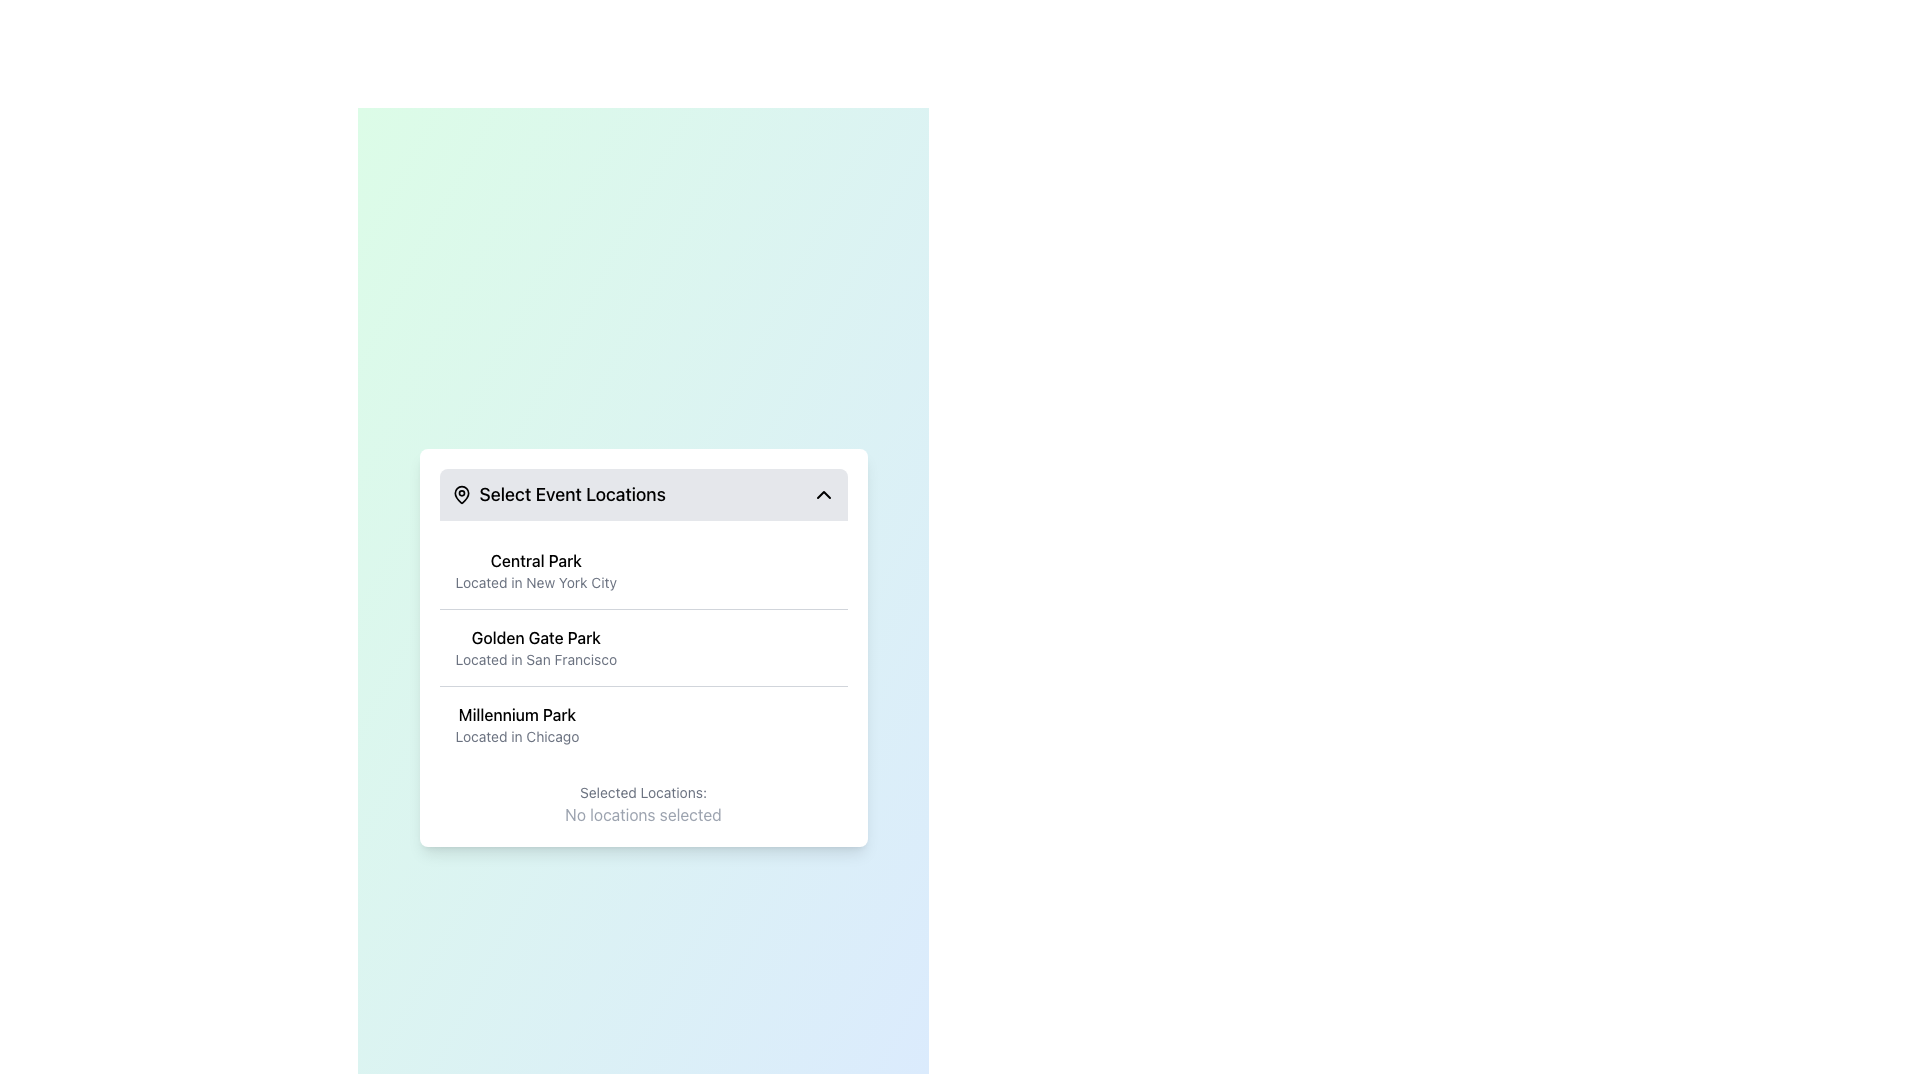  I want to click on the second list item labeled 'Golden Gate Park' within the 'Select Event Locations' section, so click(643, 647).